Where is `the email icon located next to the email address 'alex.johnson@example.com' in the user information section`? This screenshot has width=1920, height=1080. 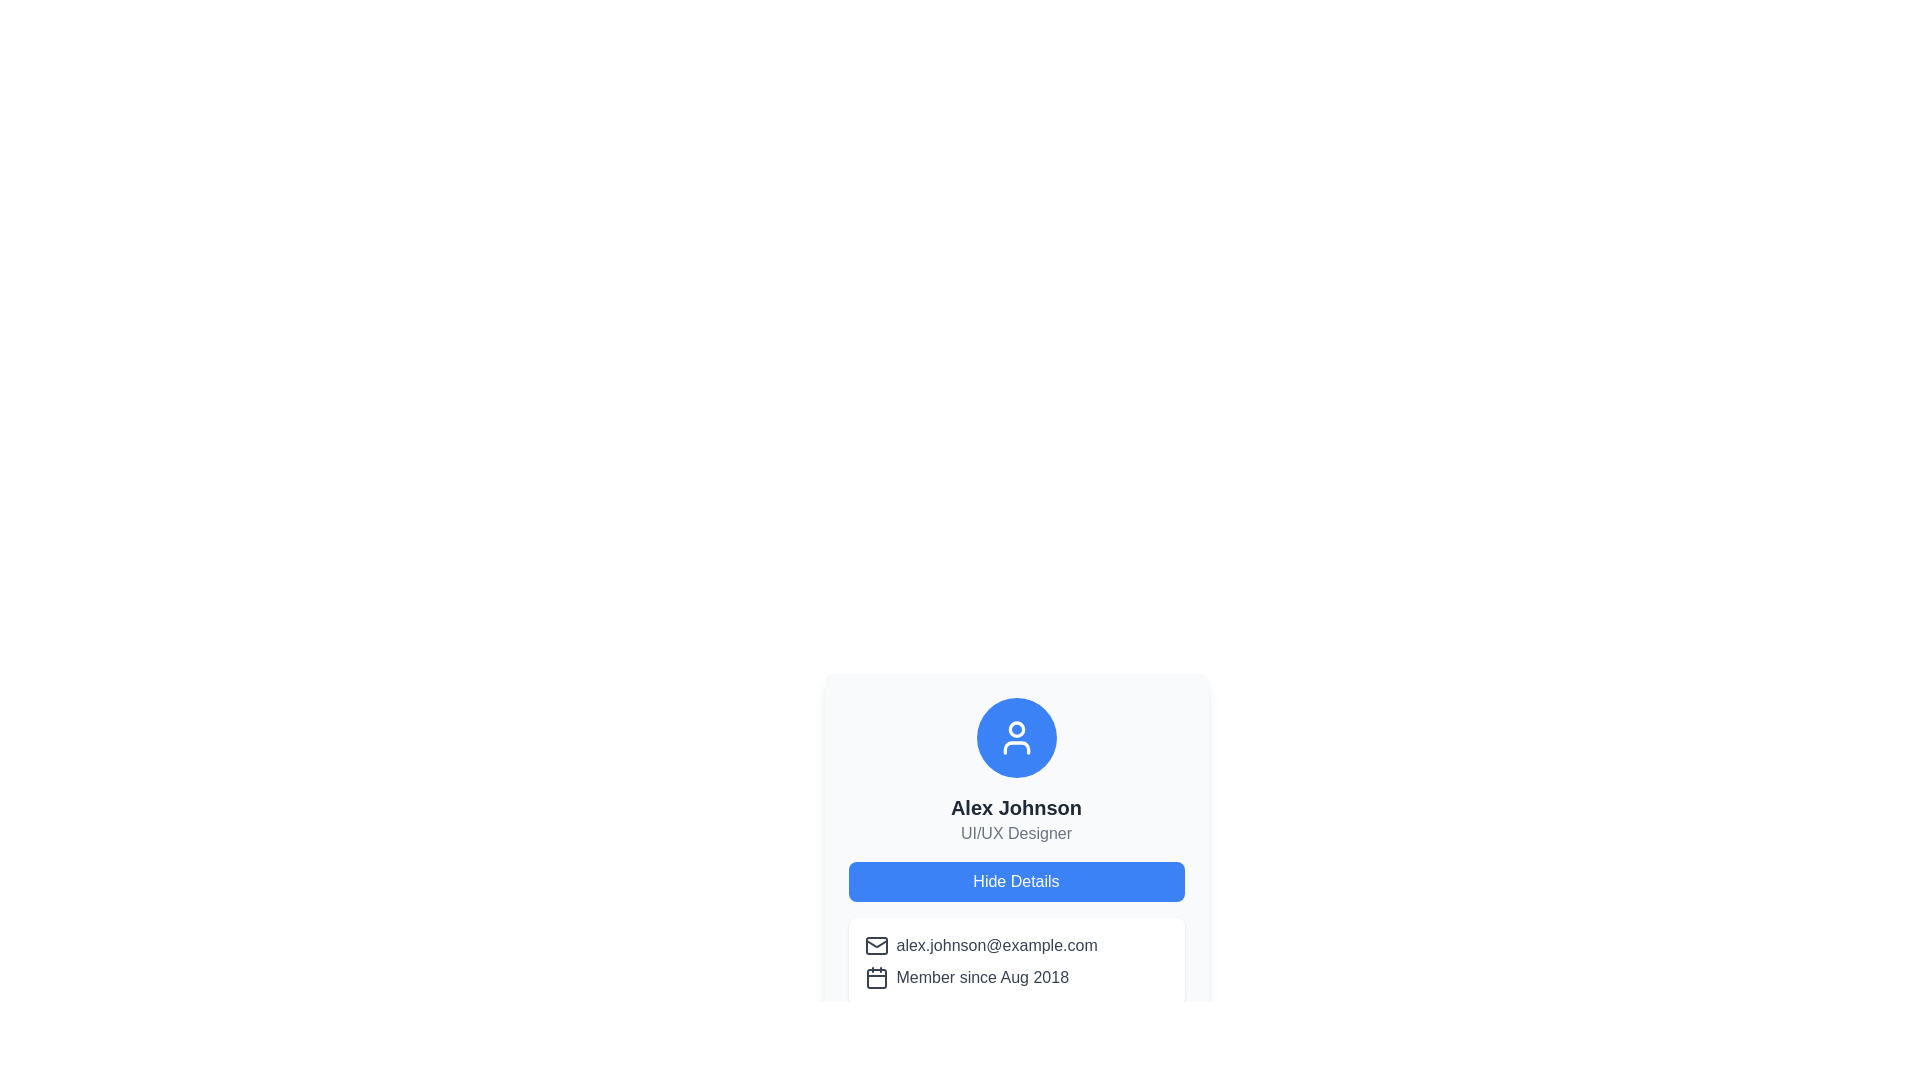
the email icon located next to the email address 'alex.johnson@example.com' in the user information section is located at coordinates (876, 945).